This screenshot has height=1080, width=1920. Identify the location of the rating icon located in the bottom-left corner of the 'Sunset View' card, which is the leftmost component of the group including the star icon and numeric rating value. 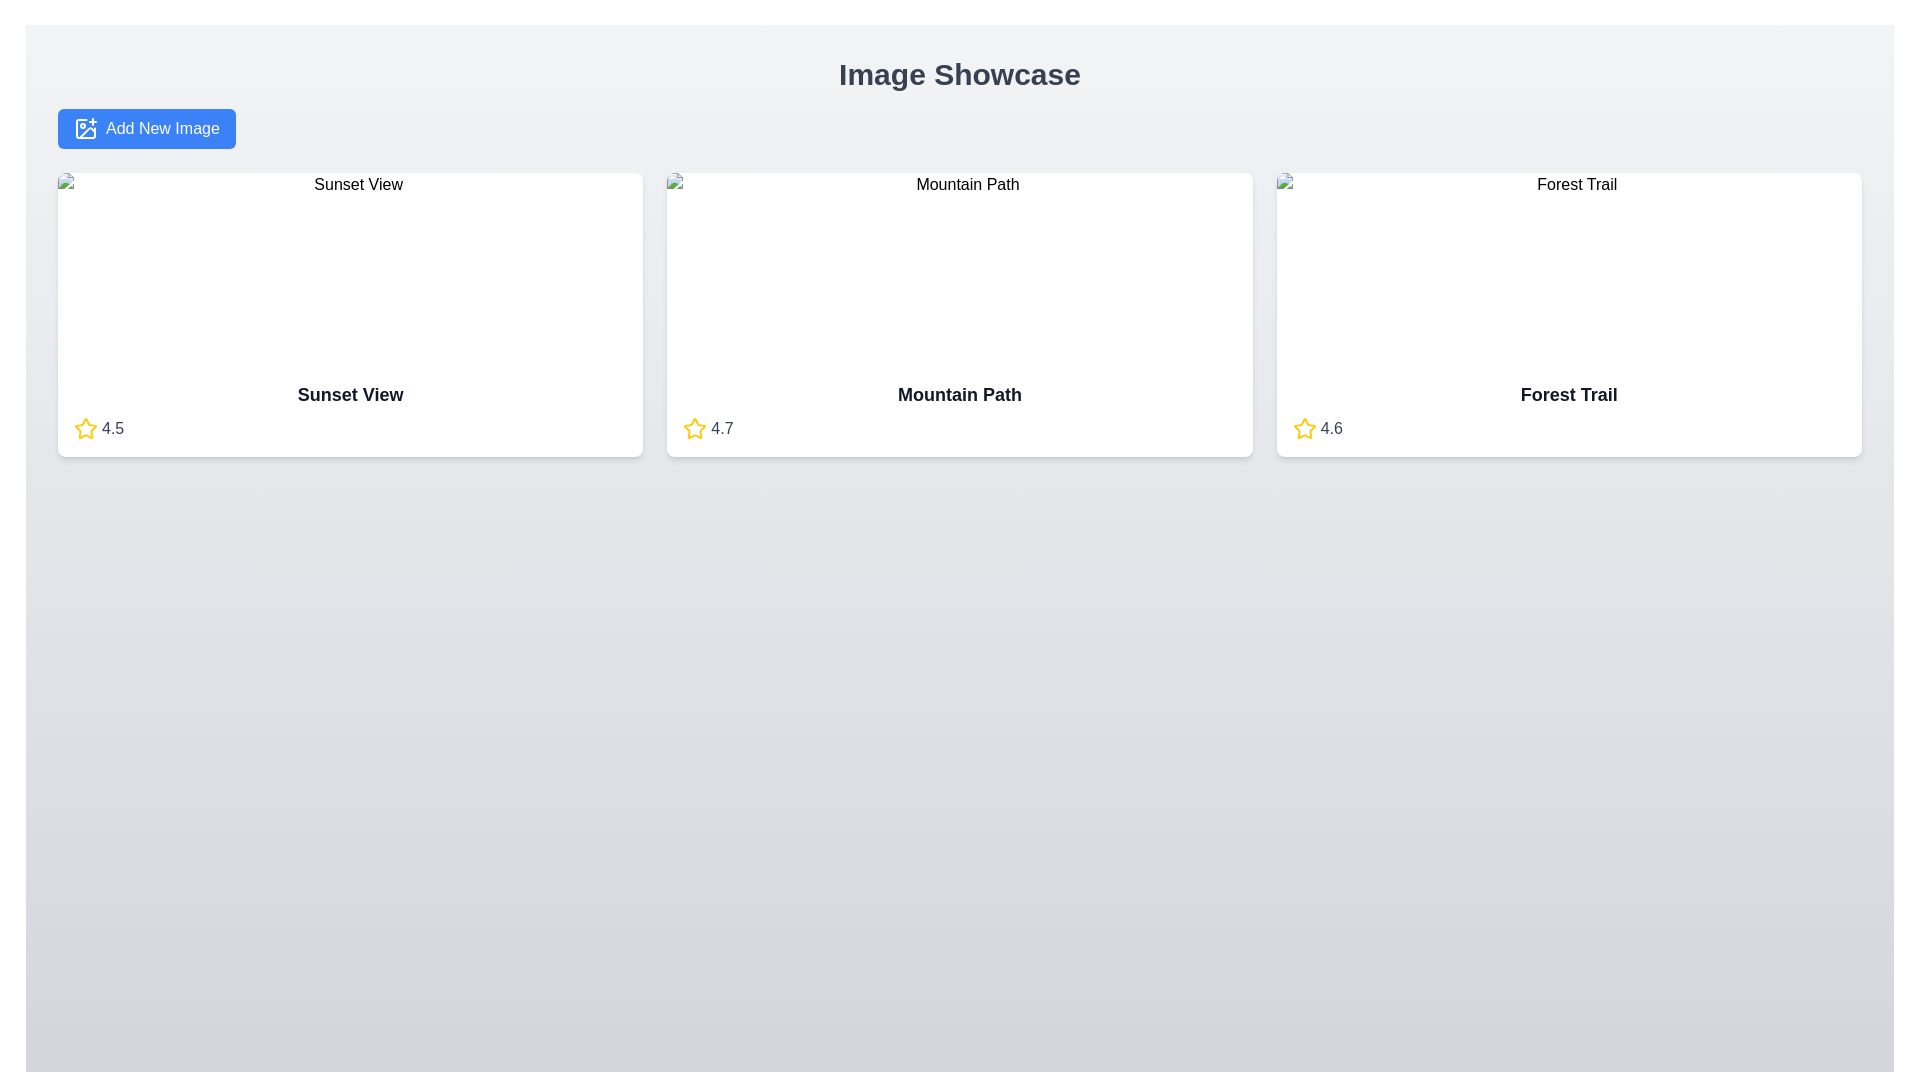
(85, 427).